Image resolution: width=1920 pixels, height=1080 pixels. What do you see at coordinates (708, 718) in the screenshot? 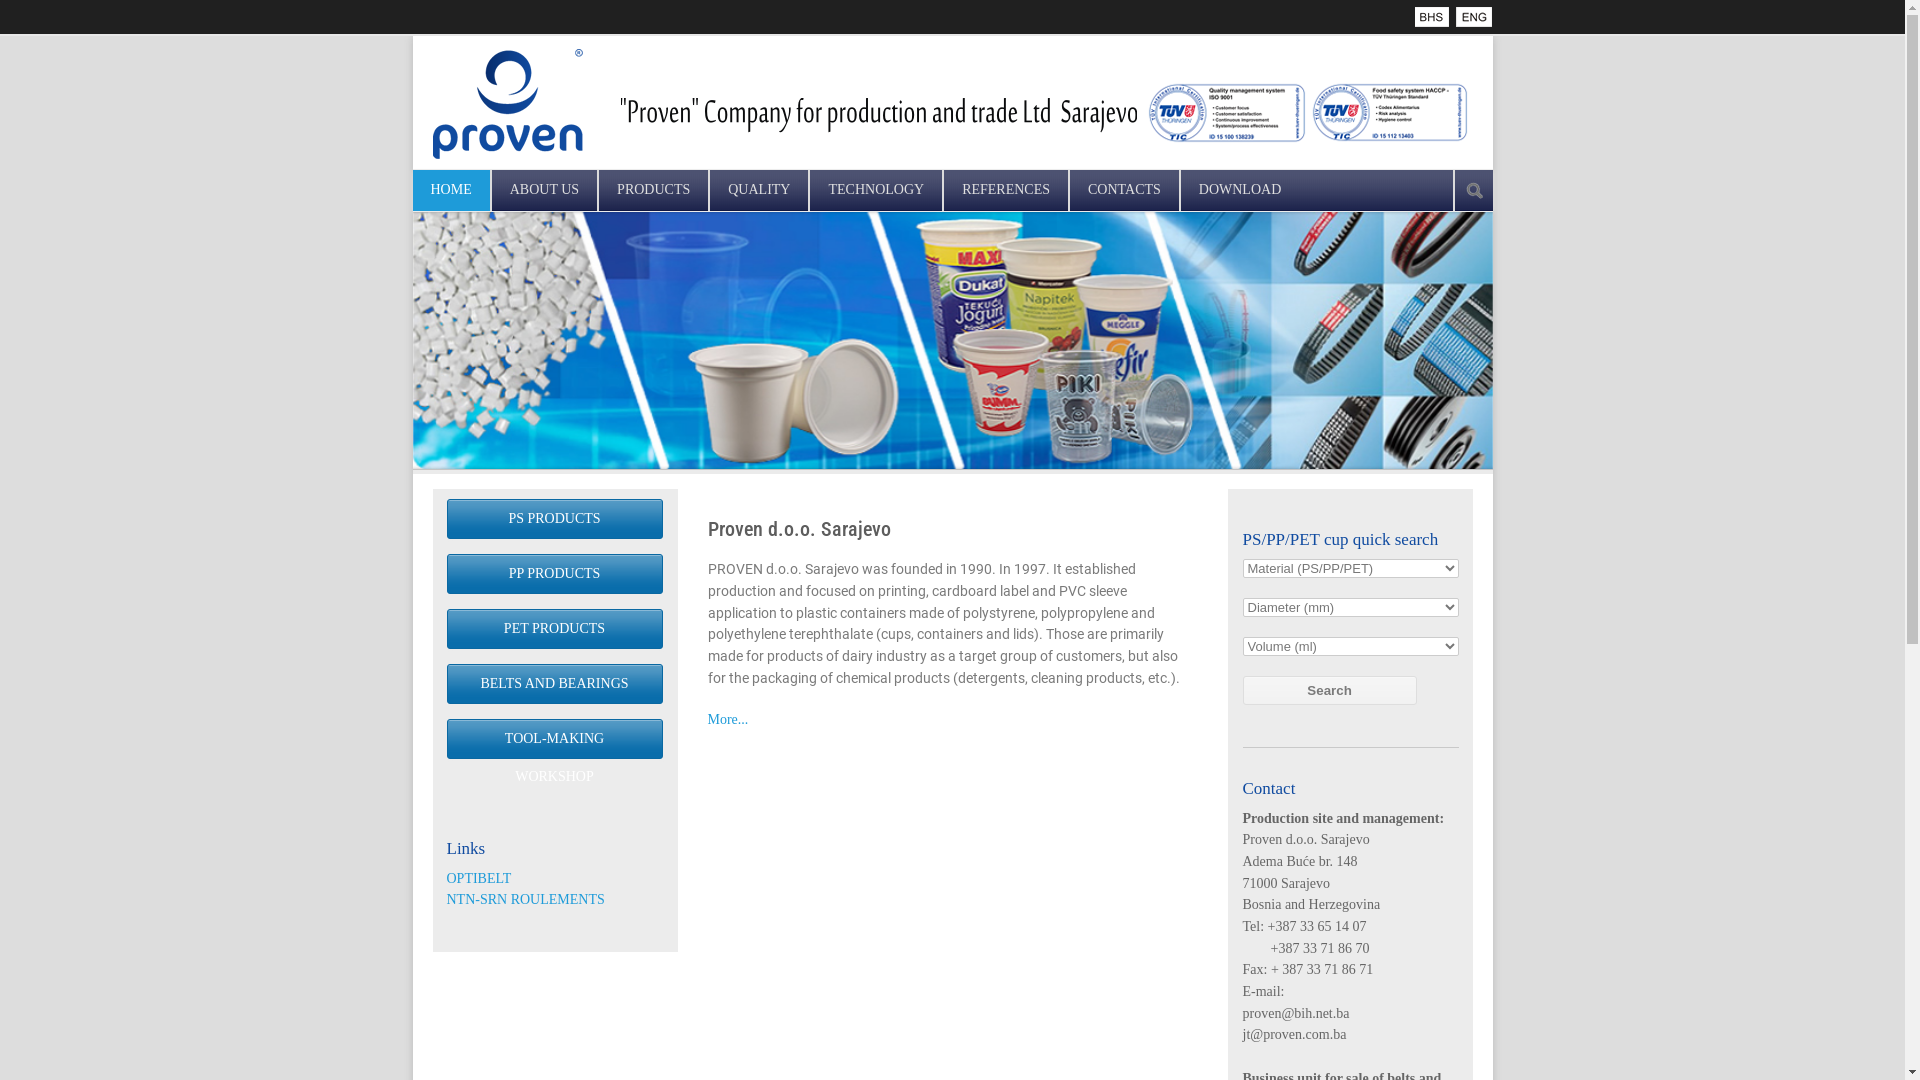
I see `'More...'` at bounding box center [708, 718].